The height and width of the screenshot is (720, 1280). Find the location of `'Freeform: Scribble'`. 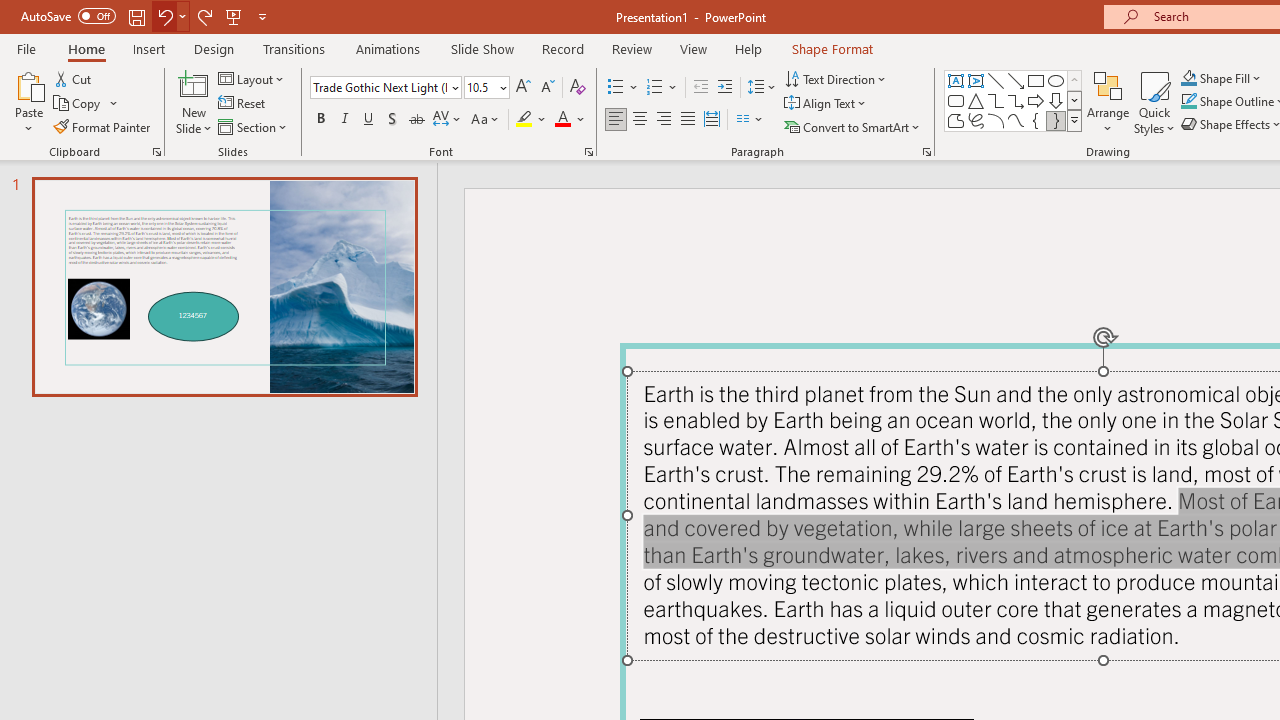

'Freeform: Scribble' is located at coordinates (976, 120).